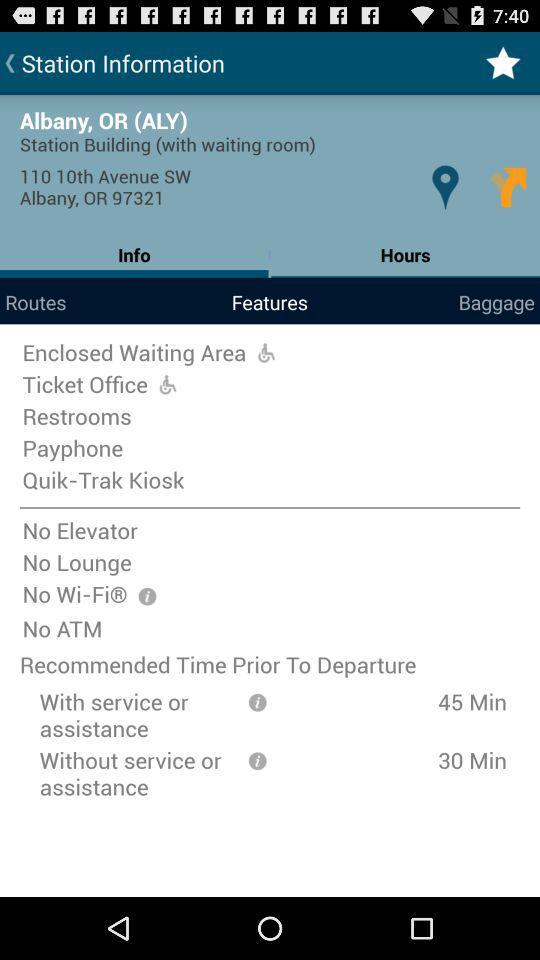 The width and height of the screenshot is (540, 960). What do you see at coordinates (445, 187) in the screenshot?
I see `item below station building with icon` at bounding box center [445, 187].